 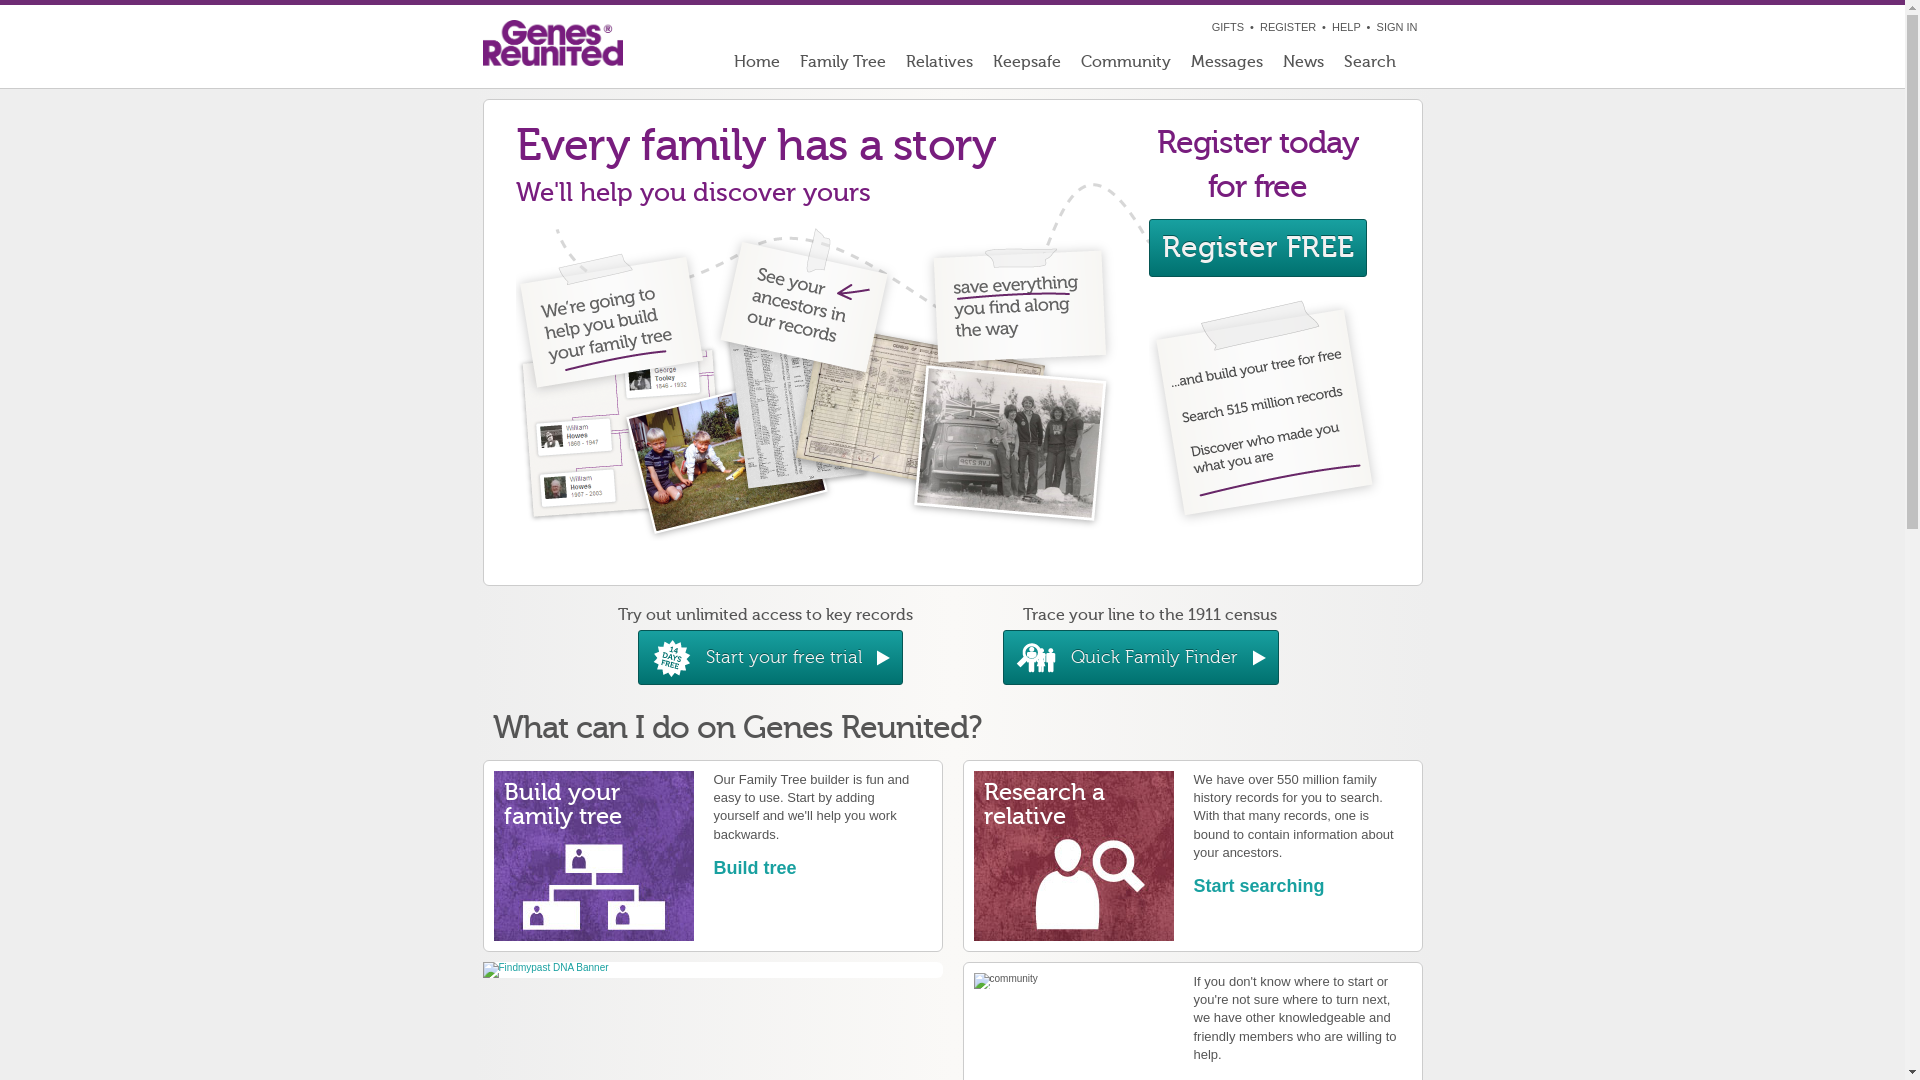 I want to click on 'Community', so click(x=1124, y=65).